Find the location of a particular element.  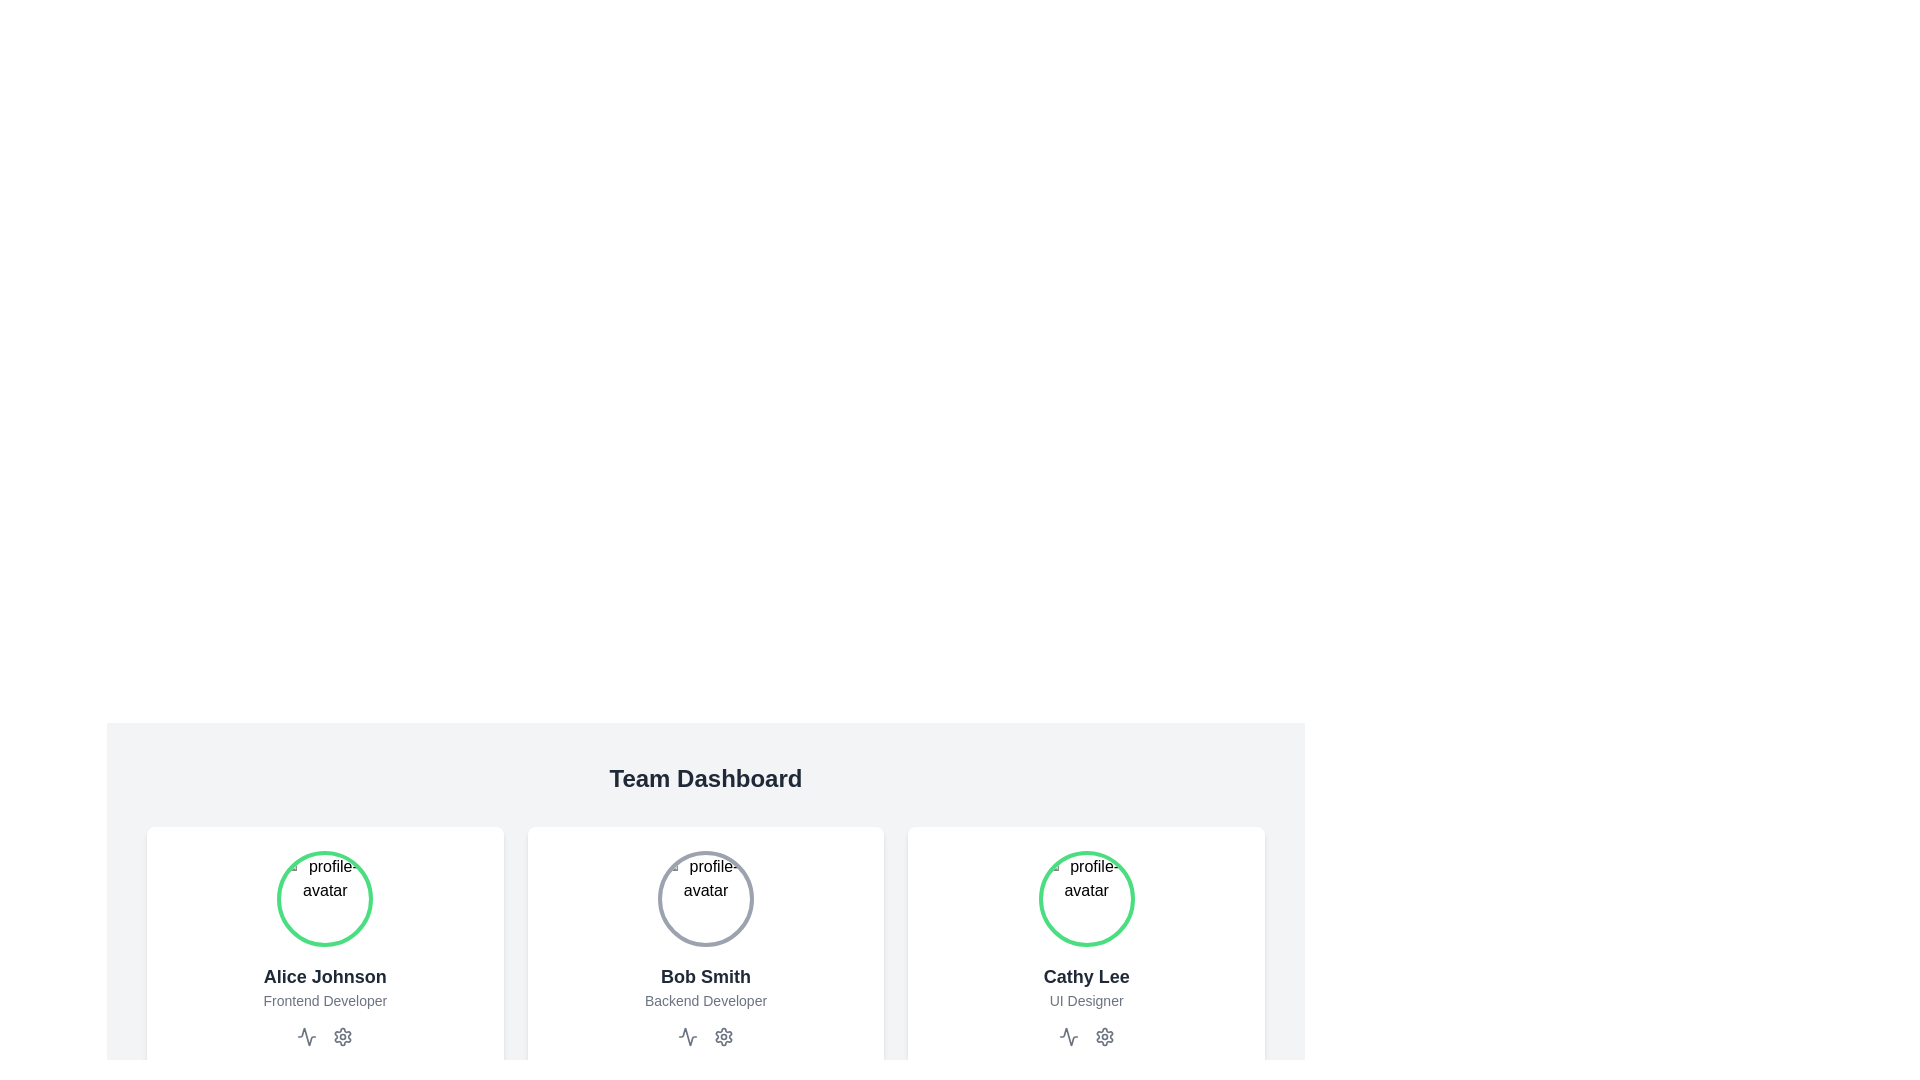

the icon representing user activity, monitoring, or insights, located below the profile avatar and name 'Bob Smith' in the middle card of the profile cards is located at coordinates (687, 1036).